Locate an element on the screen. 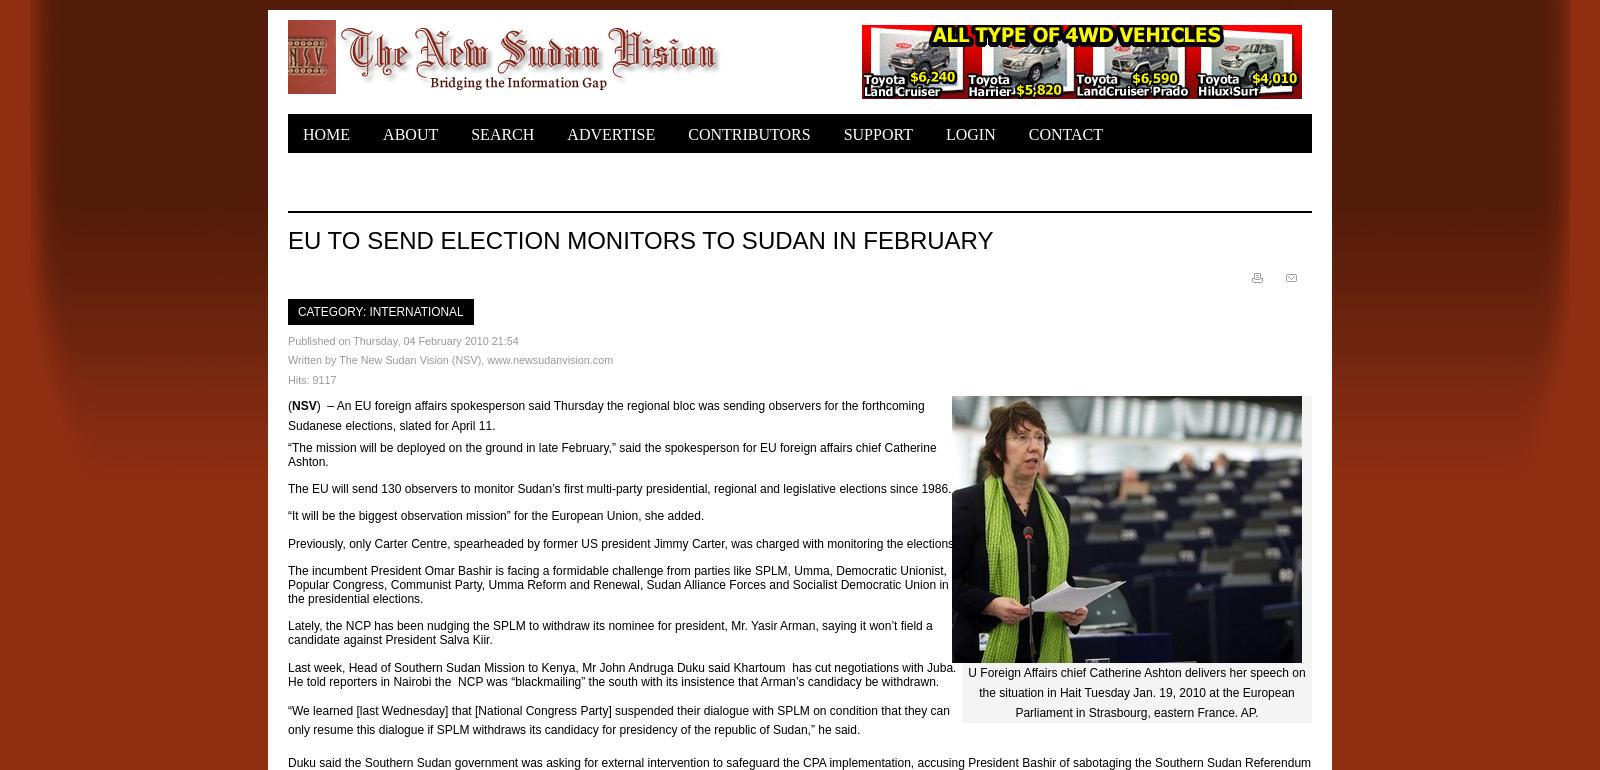  'Support' is located at coordinates (842, 134).